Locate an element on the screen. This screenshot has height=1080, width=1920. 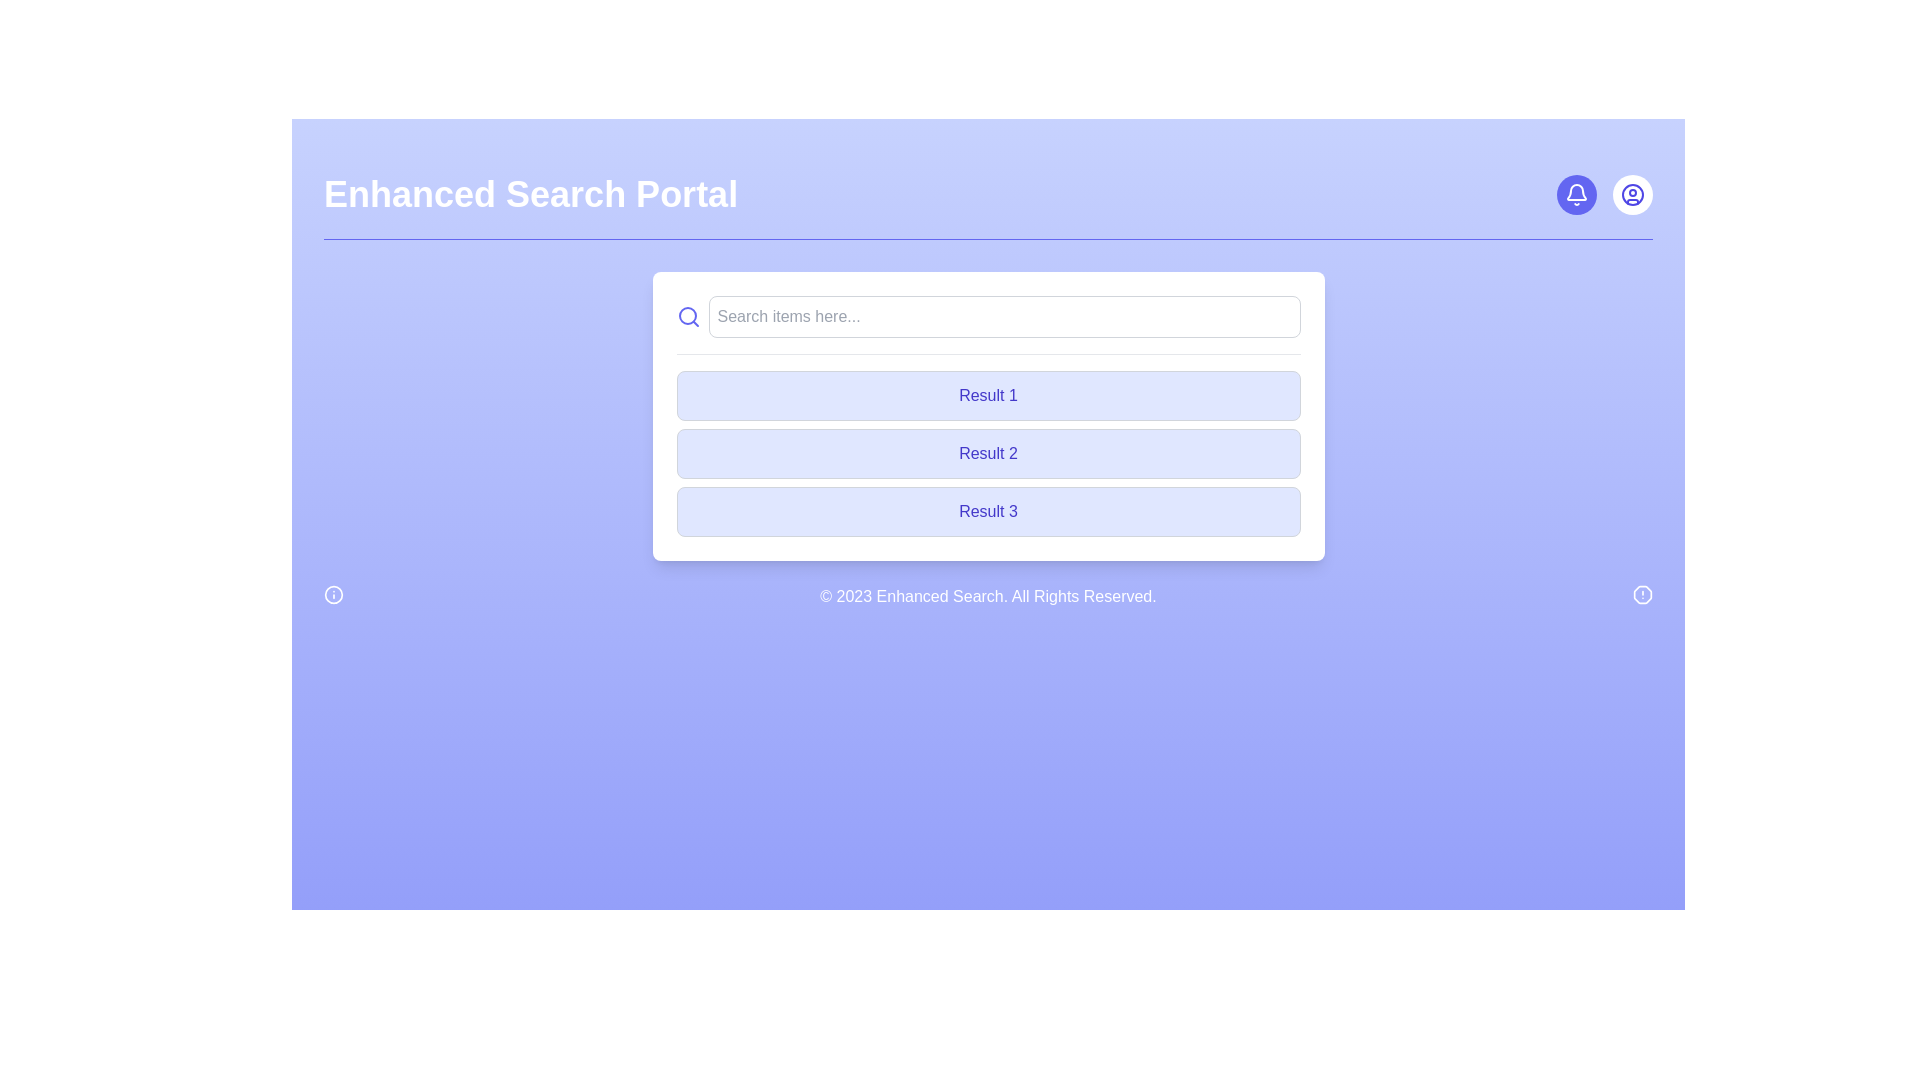
the button labeled 'Result 1' with indigo text on a light indigo background to initiate an action associated with this result is located at coordinates (988, 396).